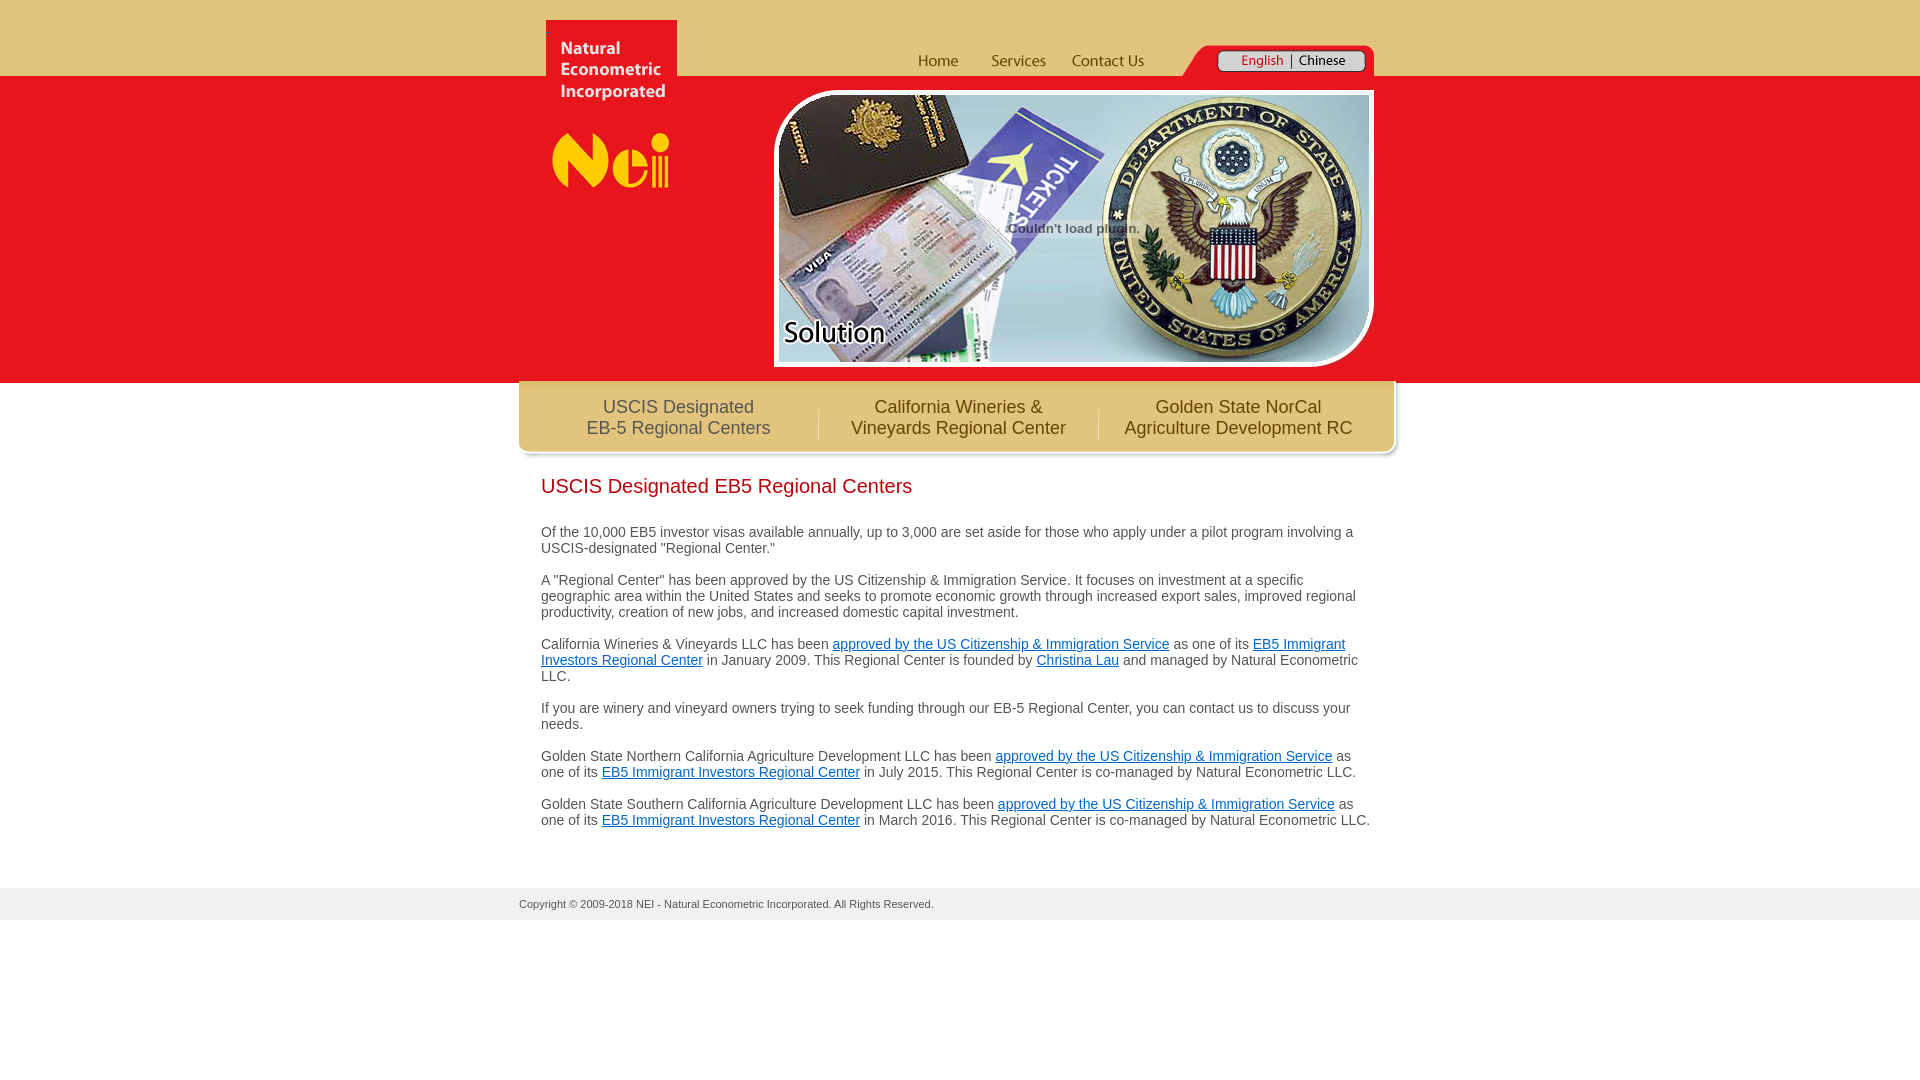  What do you see at coordinates (729, 770) in the screenshot?
I see `'EB5 Immigrant Investors Regional Center'` at bounding box center [729, 770].